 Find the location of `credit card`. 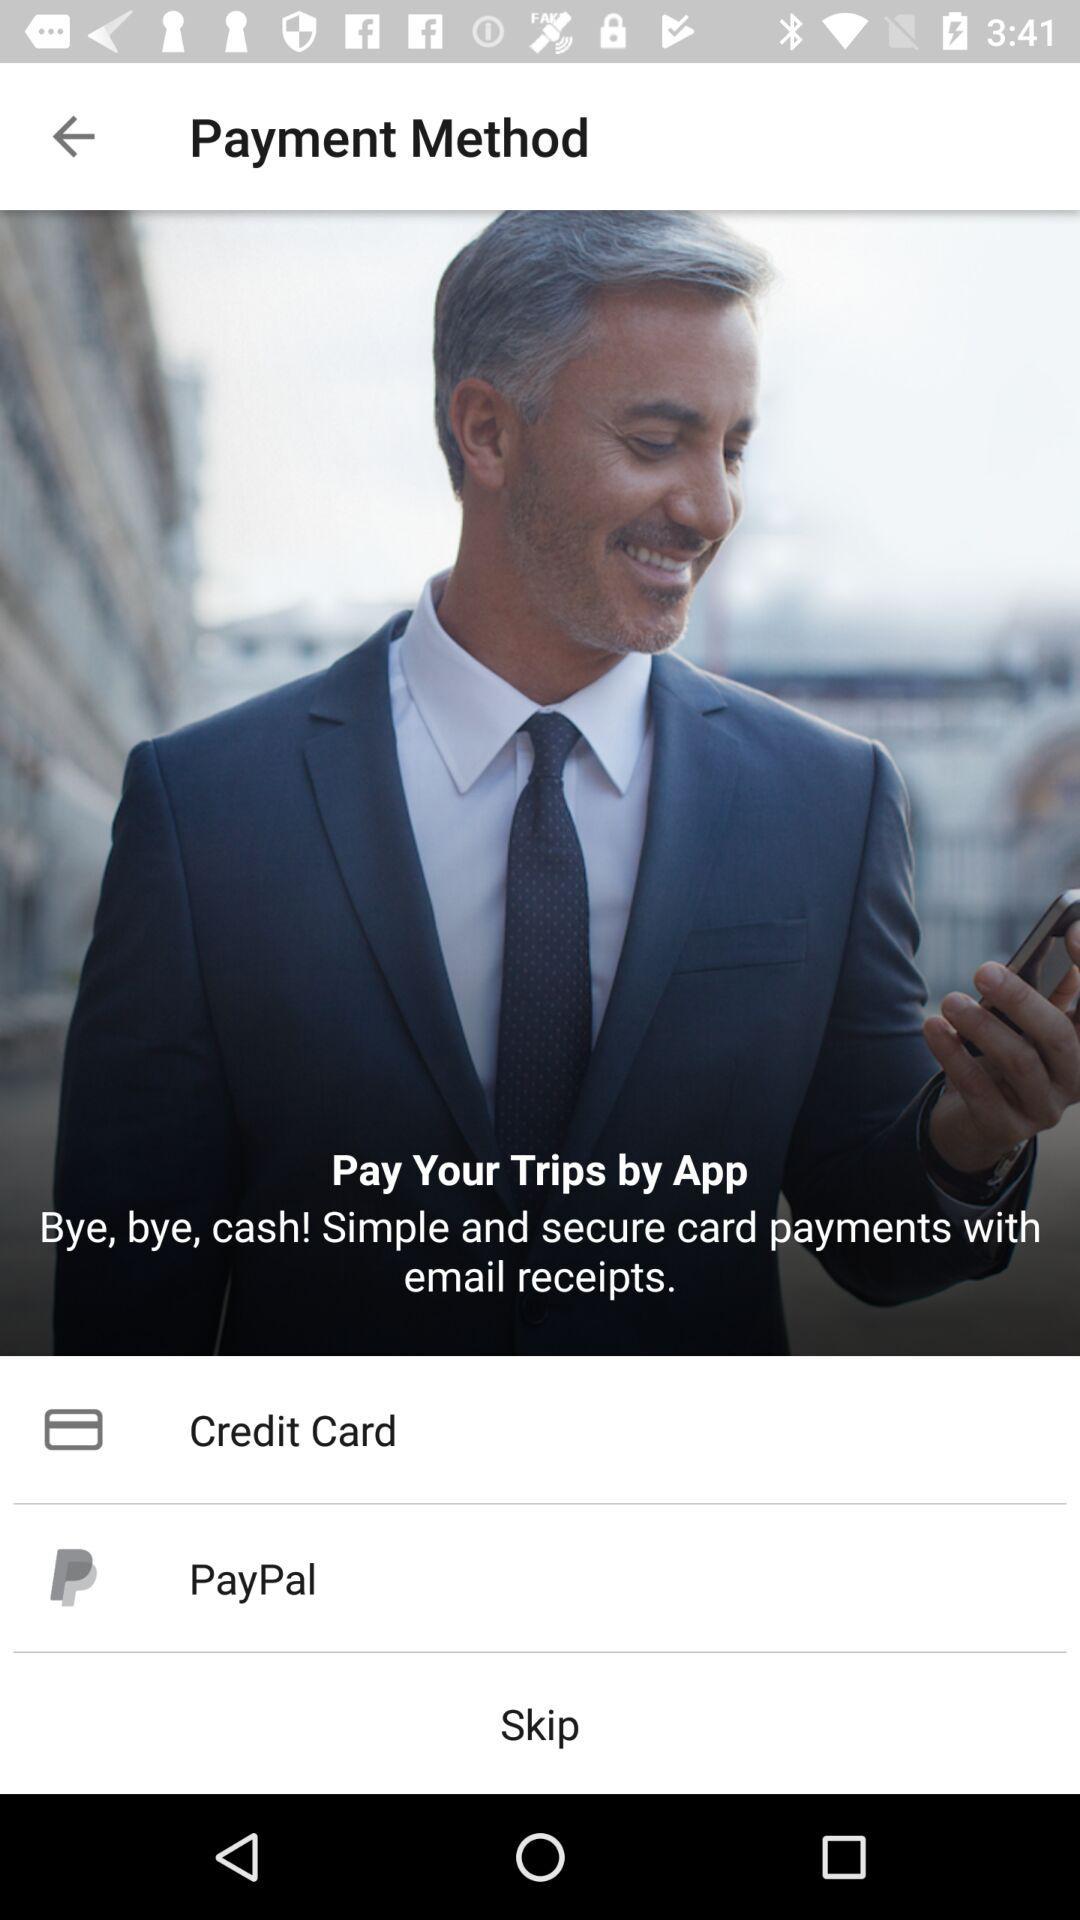

credit card is located at coordinates (540, 1428).